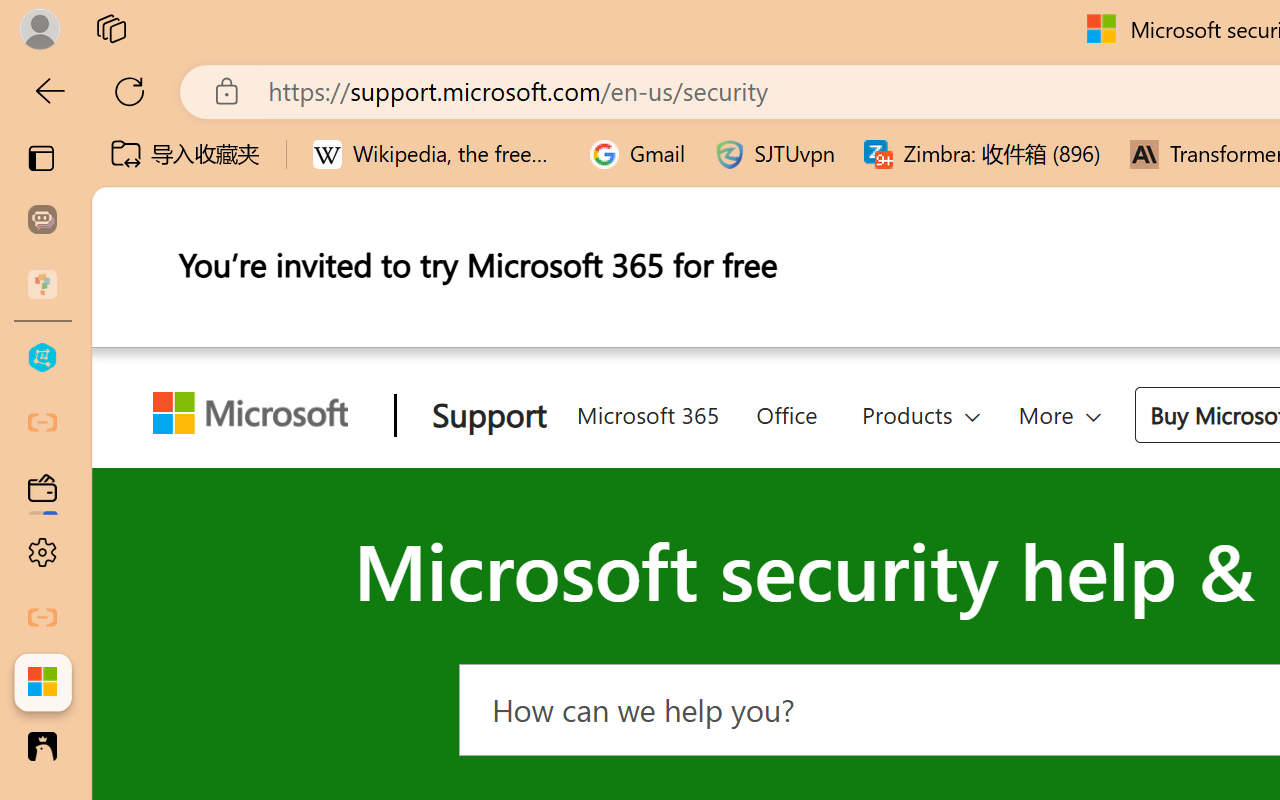  I want to click on 'Office', so click(784, 412).